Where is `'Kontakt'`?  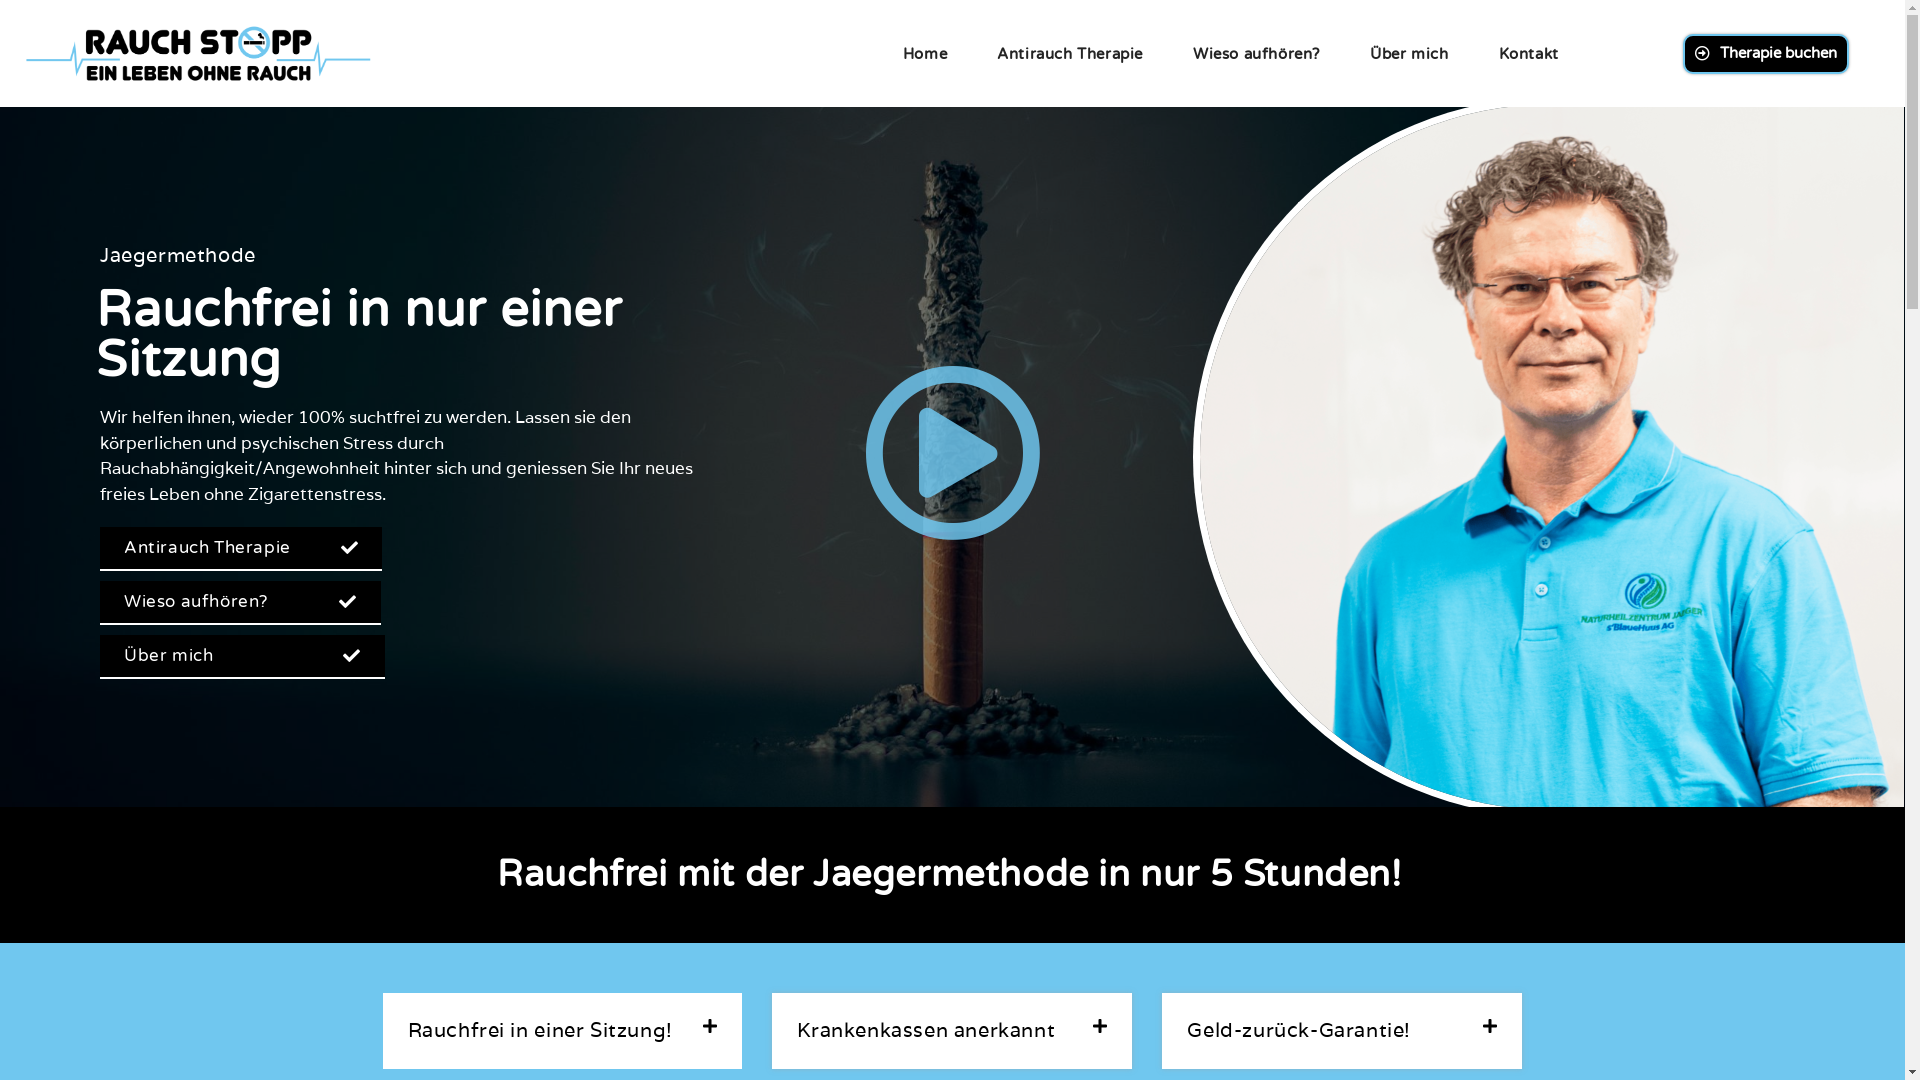 'Kontakt' is located at coordinates (1497, 53).